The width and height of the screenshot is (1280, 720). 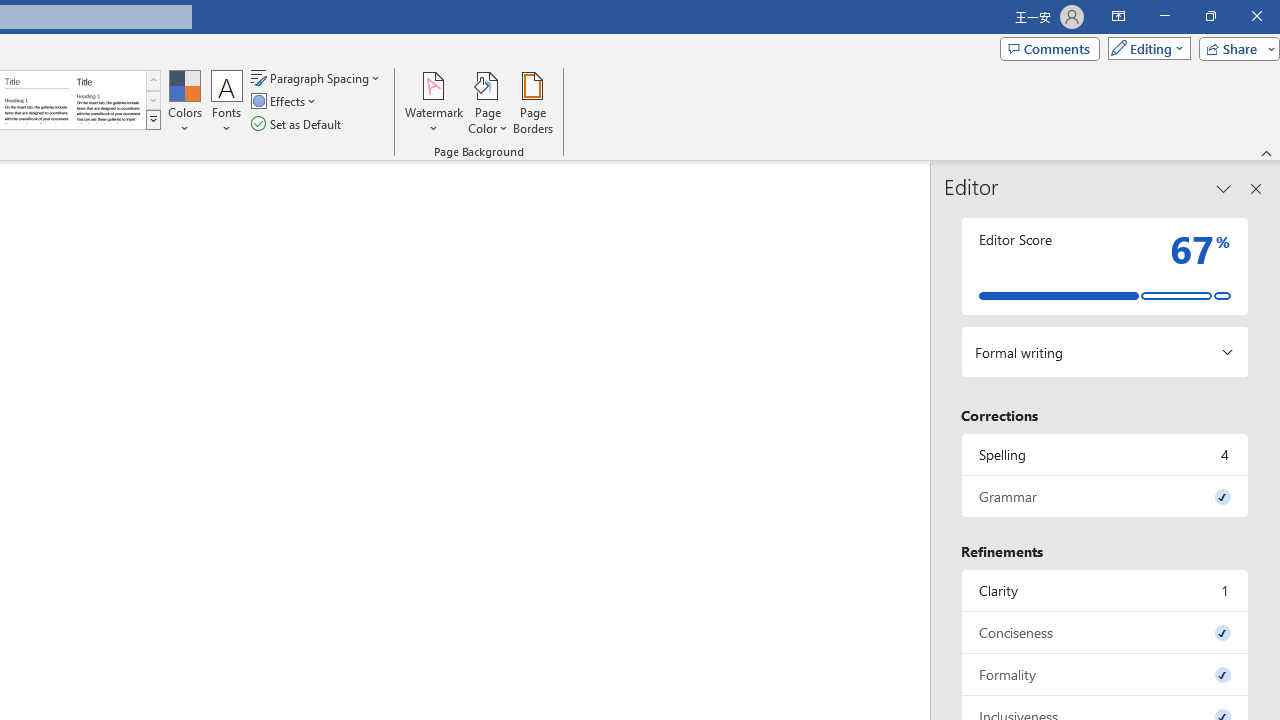 What do you see at coordinates (227, 103) in the screenshot?
I see `'Fonts'` at bounding box center [227, 103].